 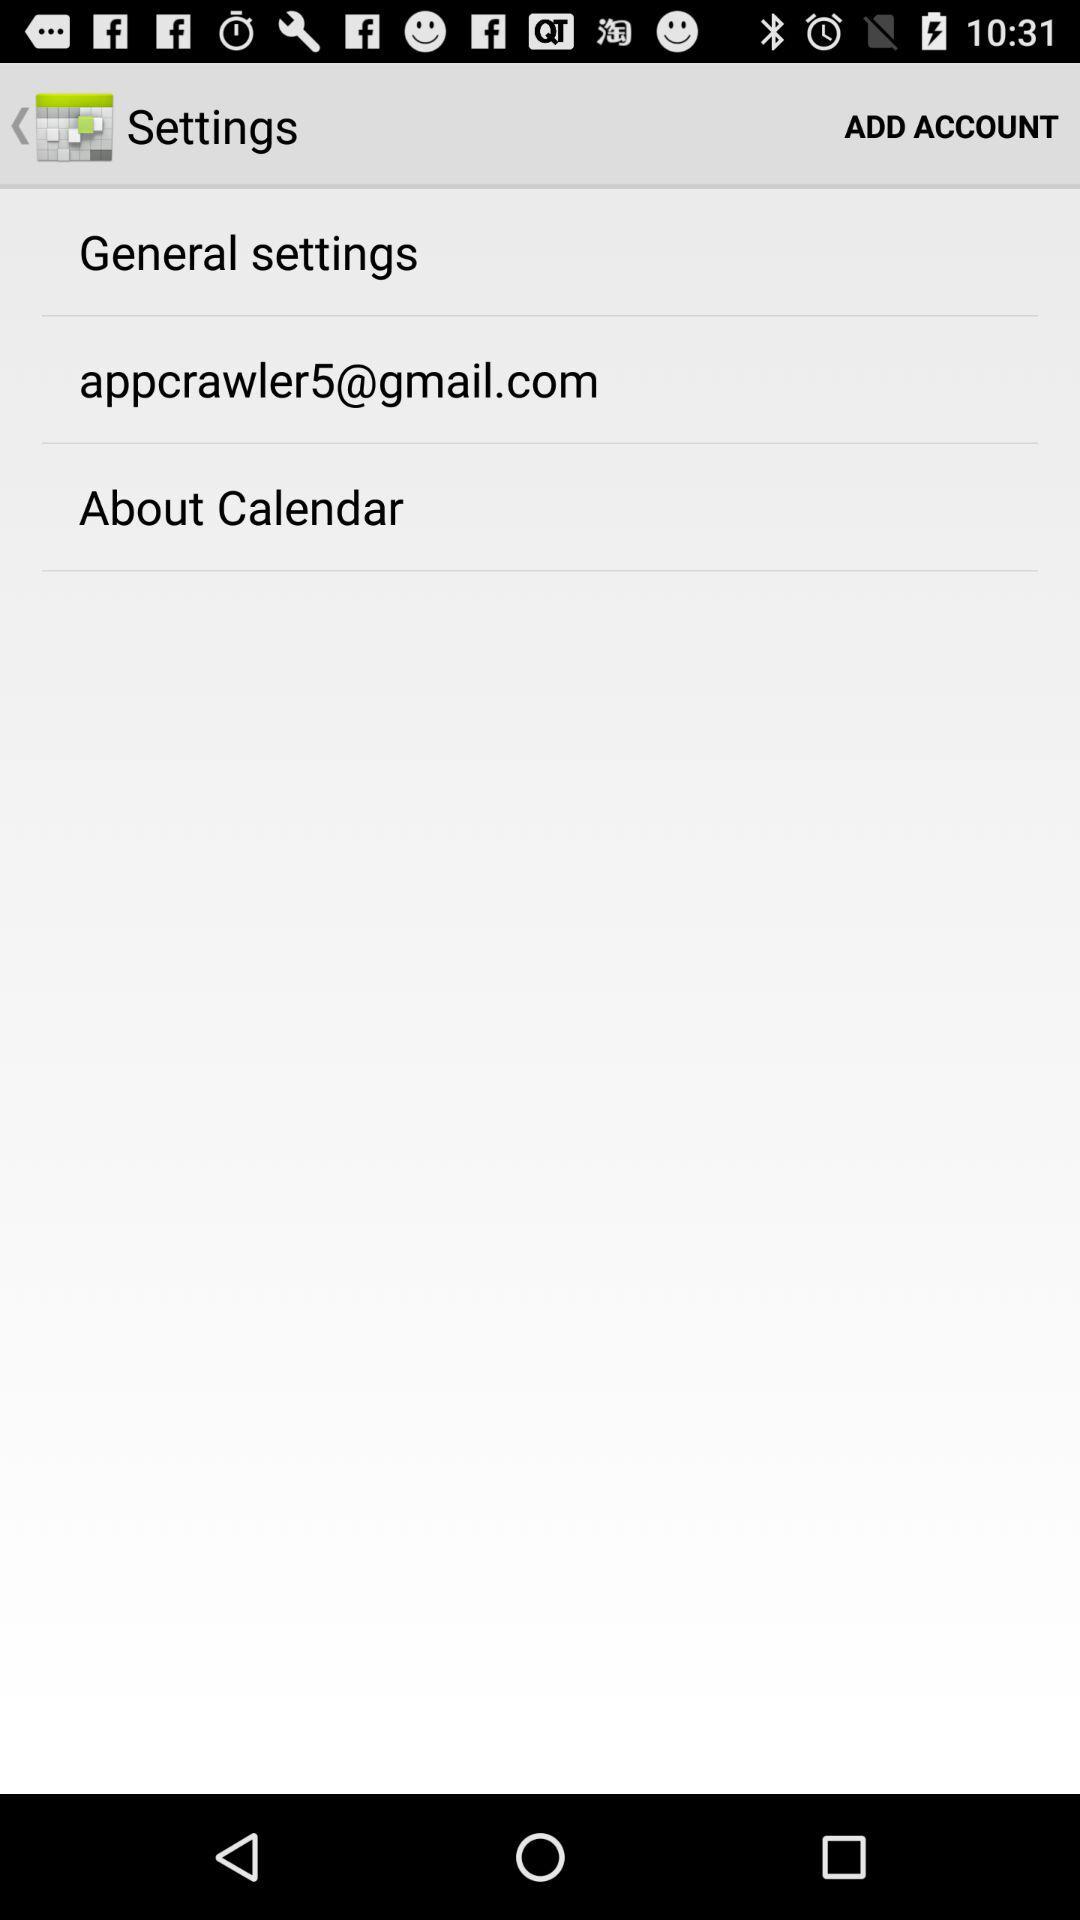 I want to click on icon to the right of settings item, so click(x=950, y=124).